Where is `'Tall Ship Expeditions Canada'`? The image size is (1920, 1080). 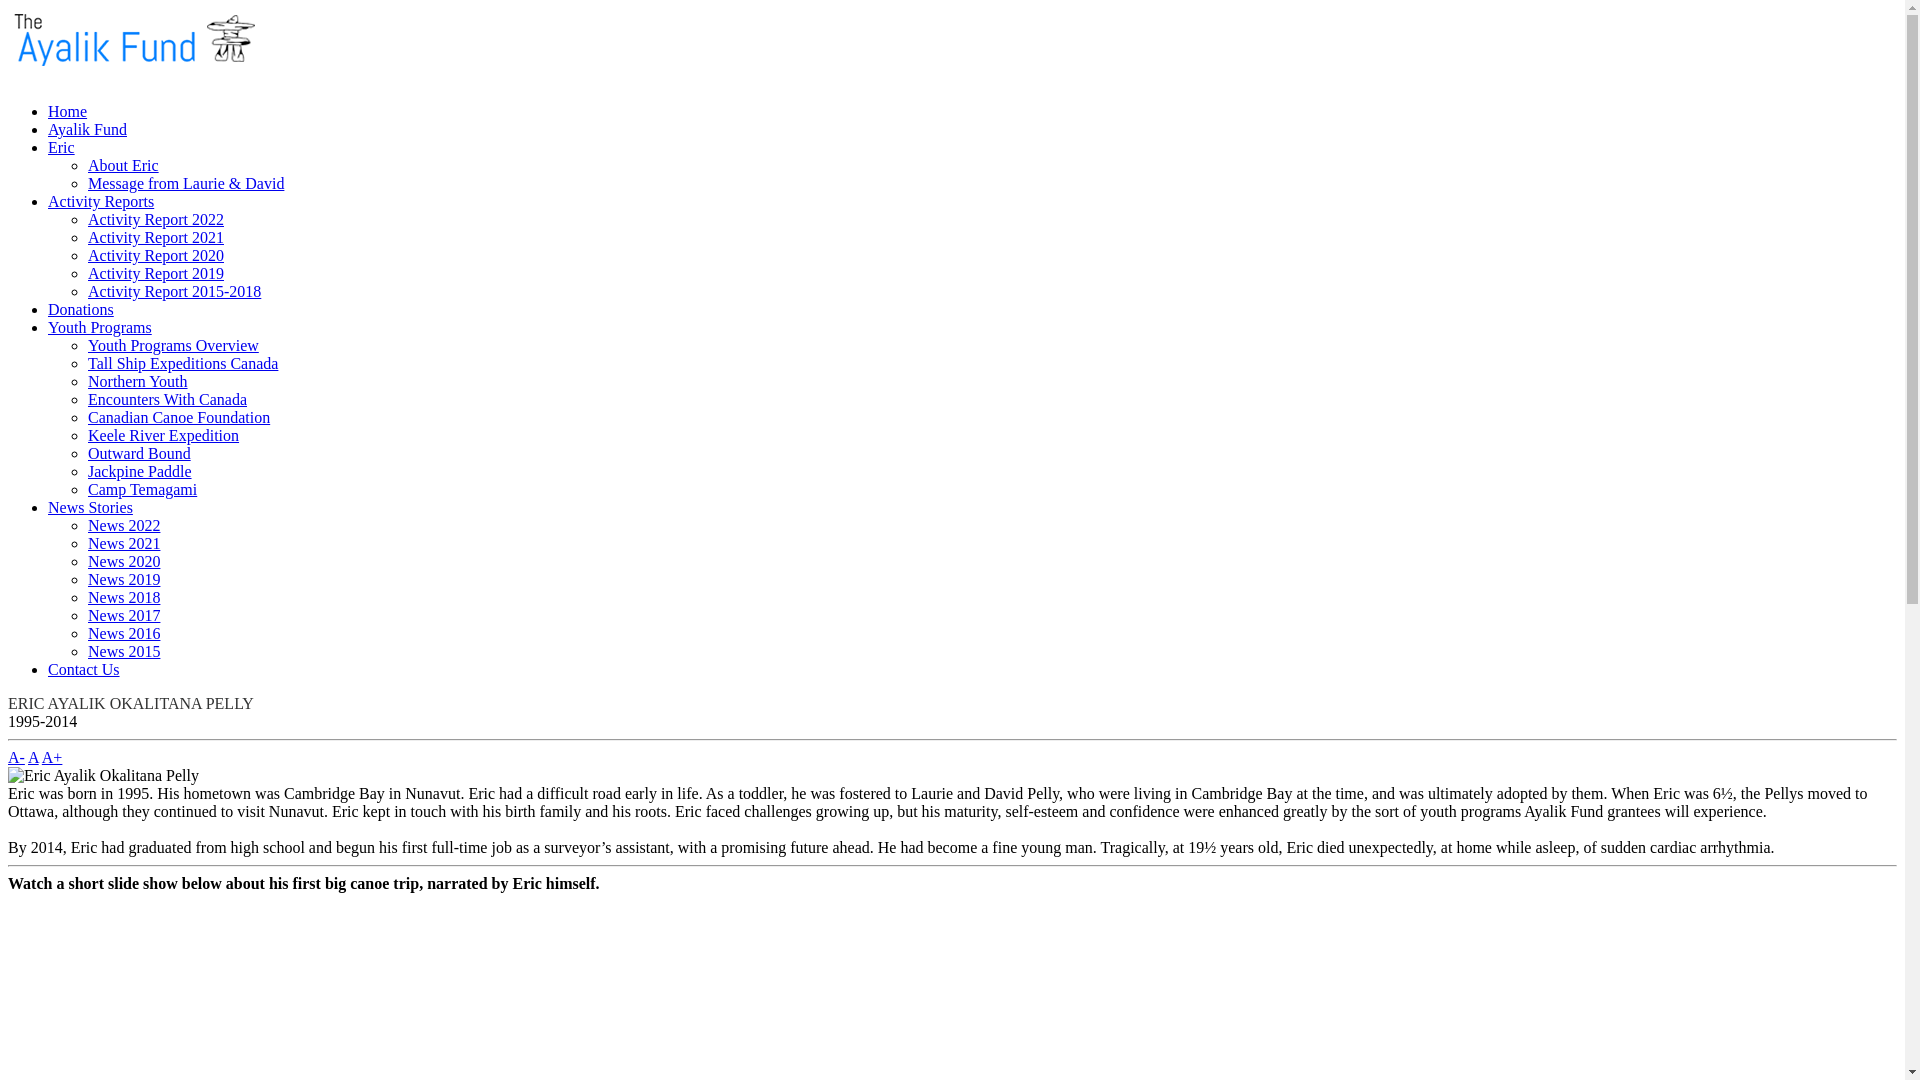 'Tall Ship Expeditions Canada' is located at coordinates (182, 363).